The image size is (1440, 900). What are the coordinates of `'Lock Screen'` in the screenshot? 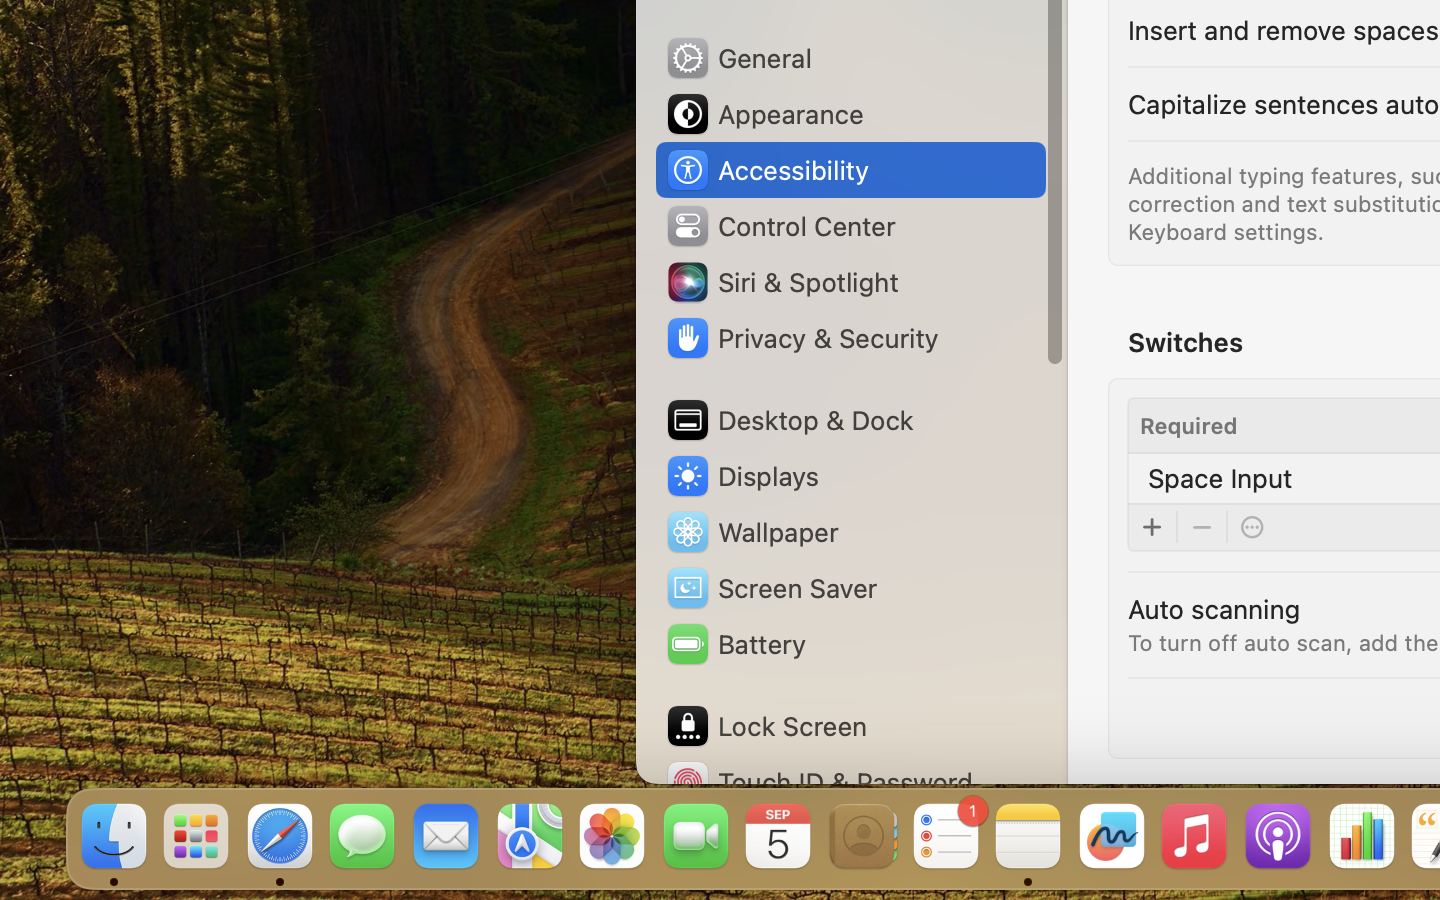 It's located at (764, 725).